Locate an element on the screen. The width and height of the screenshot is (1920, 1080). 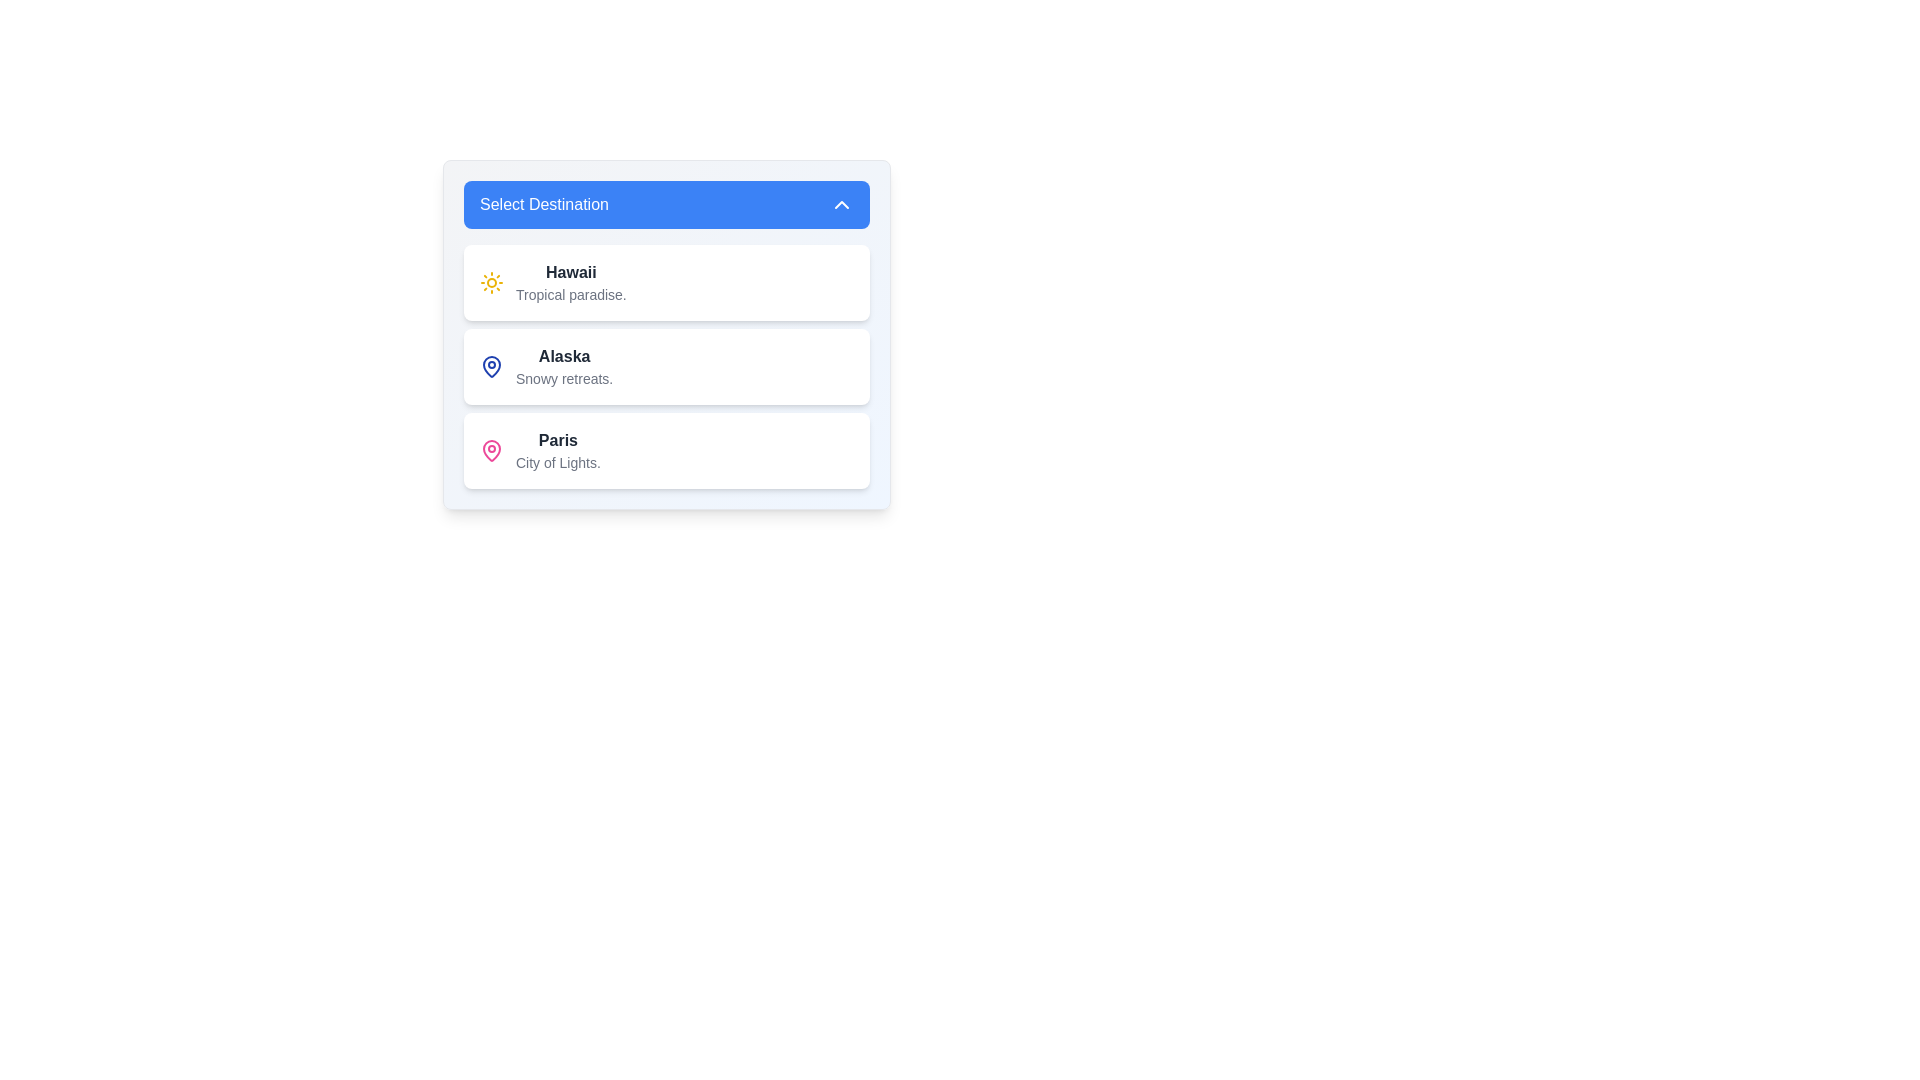
the blue map pin icon located in the 'Select Destination' dropdown menu under the option labeled 'Alaska' is located at coordinates (491, 366).